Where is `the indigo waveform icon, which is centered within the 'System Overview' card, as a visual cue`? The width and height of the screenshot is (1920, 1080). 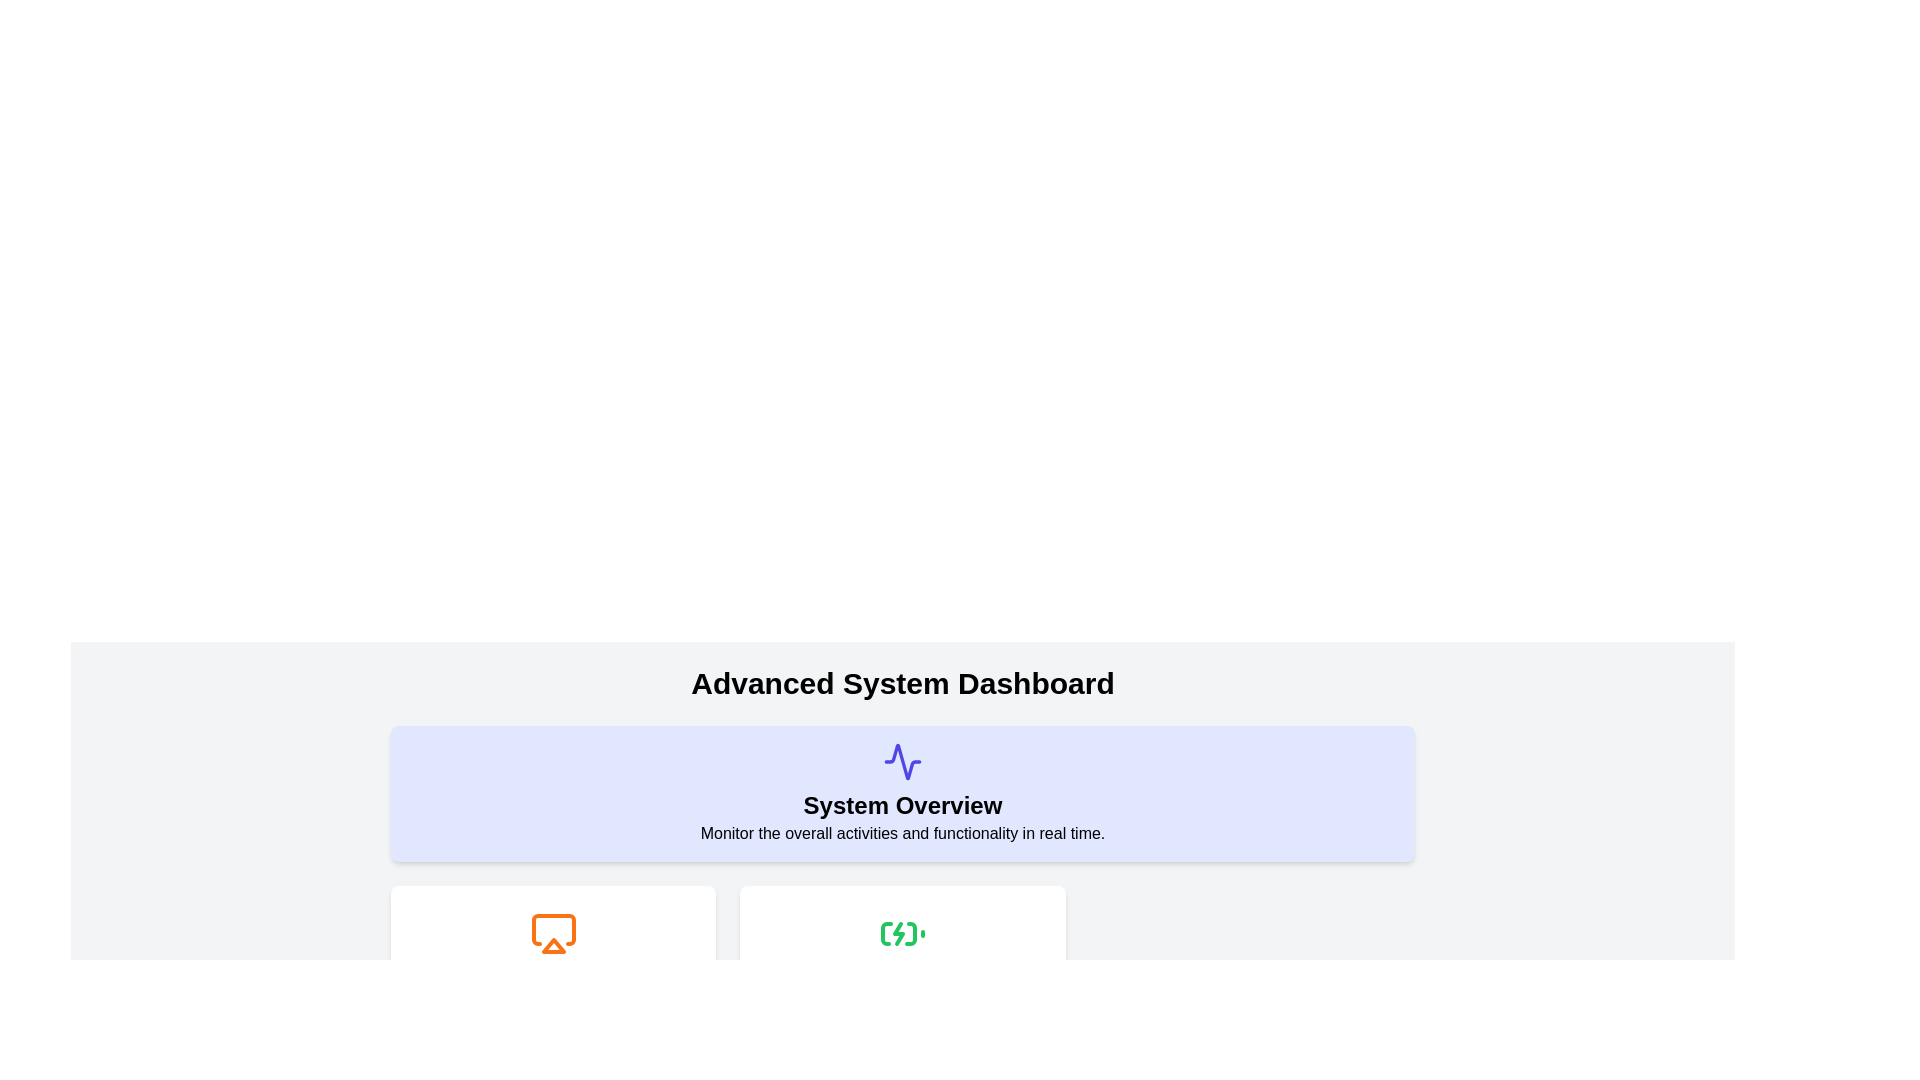
the indigo waveform icon, which is centered within the 'System Overview' card, as a visual cue is located at coordinates (901, 762).